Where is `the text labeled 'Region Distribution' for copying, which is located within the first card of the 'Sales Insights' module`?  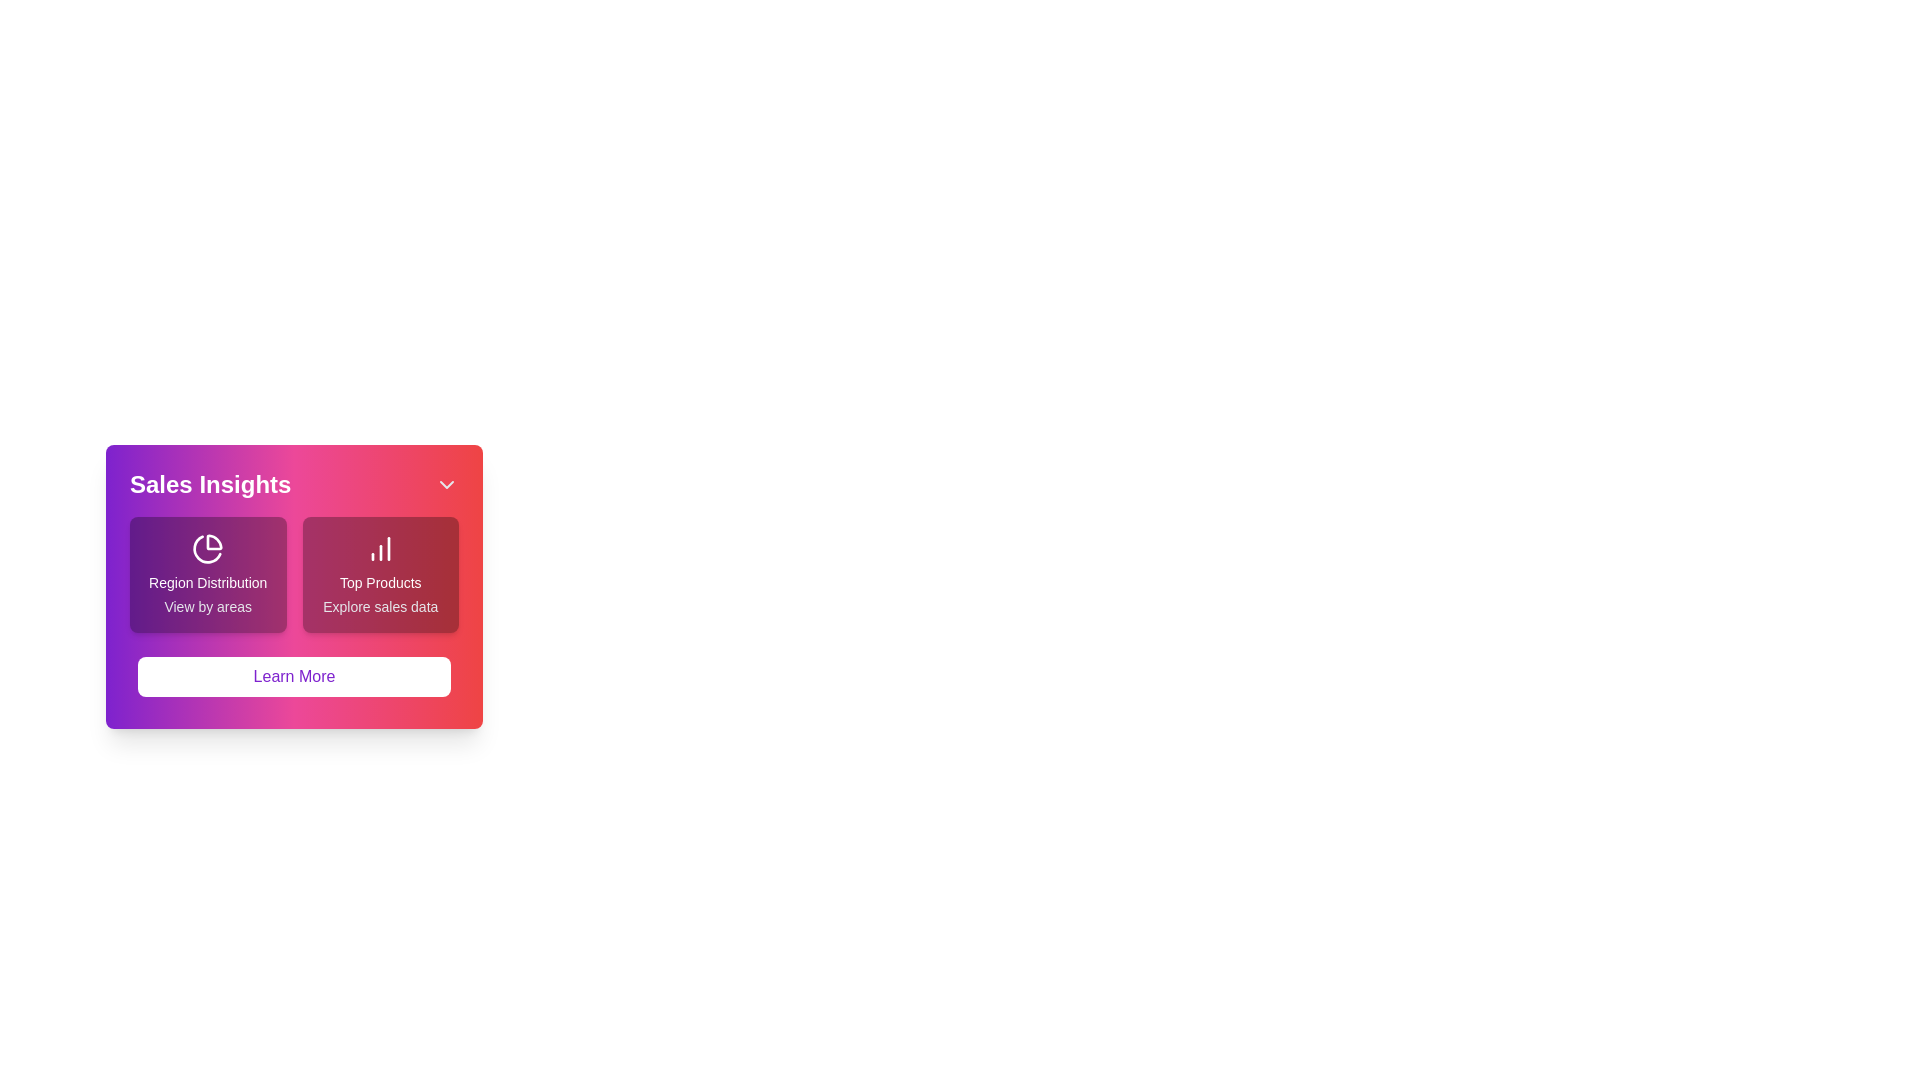
the text labeled 'Region Distribution' for copying, which is located within the first card of the 'Sales Insights' module is located at coordinates (208, 582).